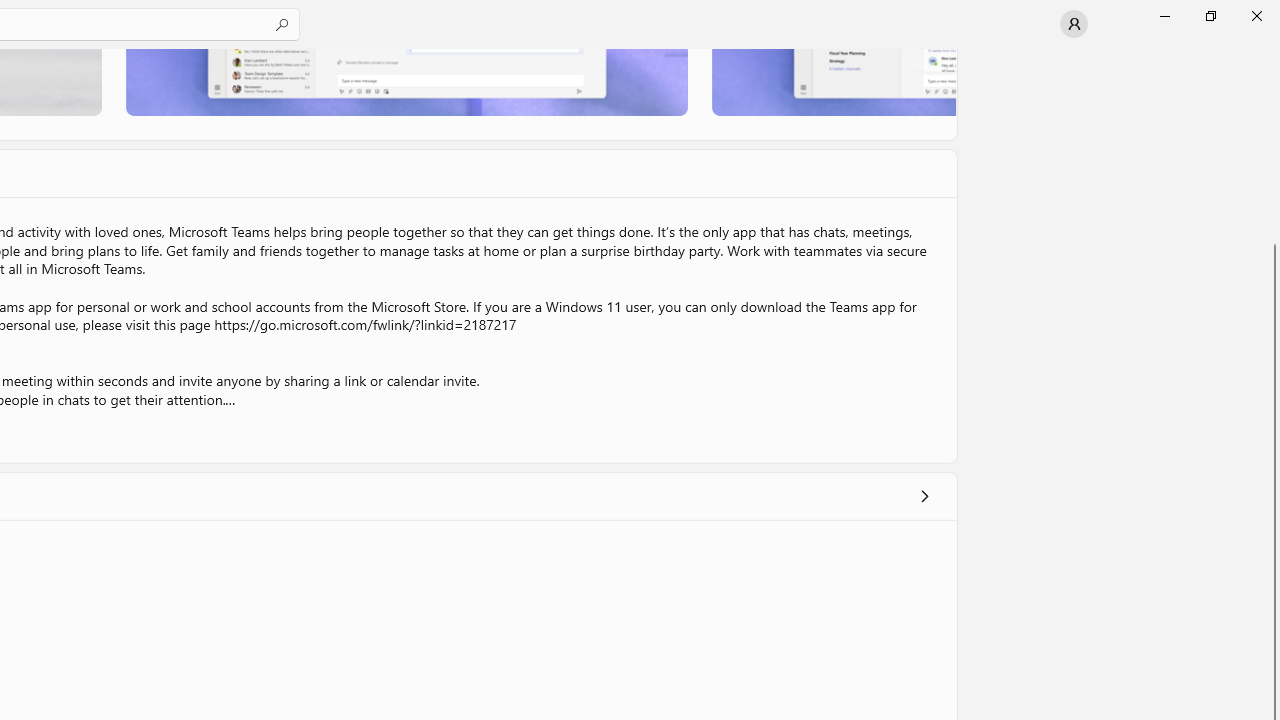 Image resolution: width=1280 pixels, height=720 pixels. Describe the element at coordinates (1072, 24) in the screenshot. I see `'User profile'` at that location.